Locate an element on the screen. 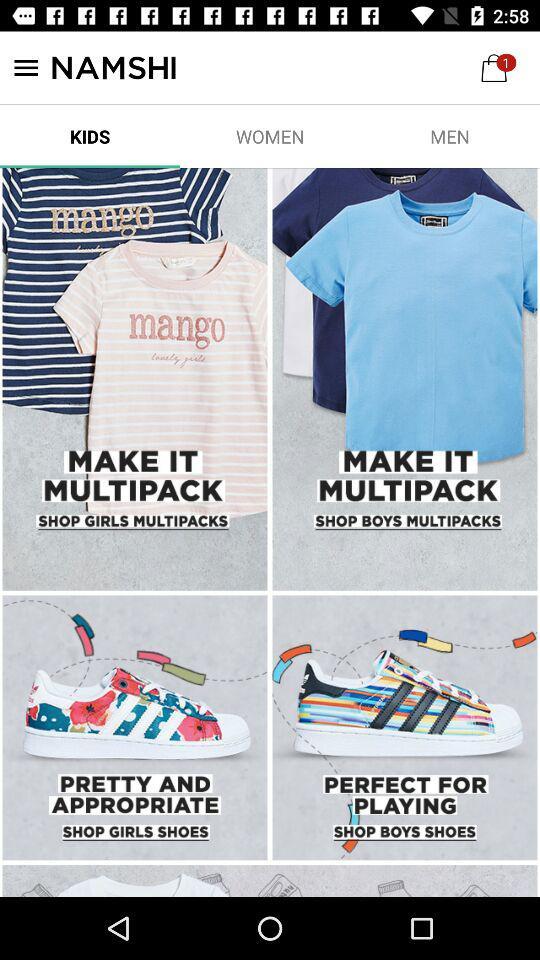  the women icon is located at coordinates (270, 135).